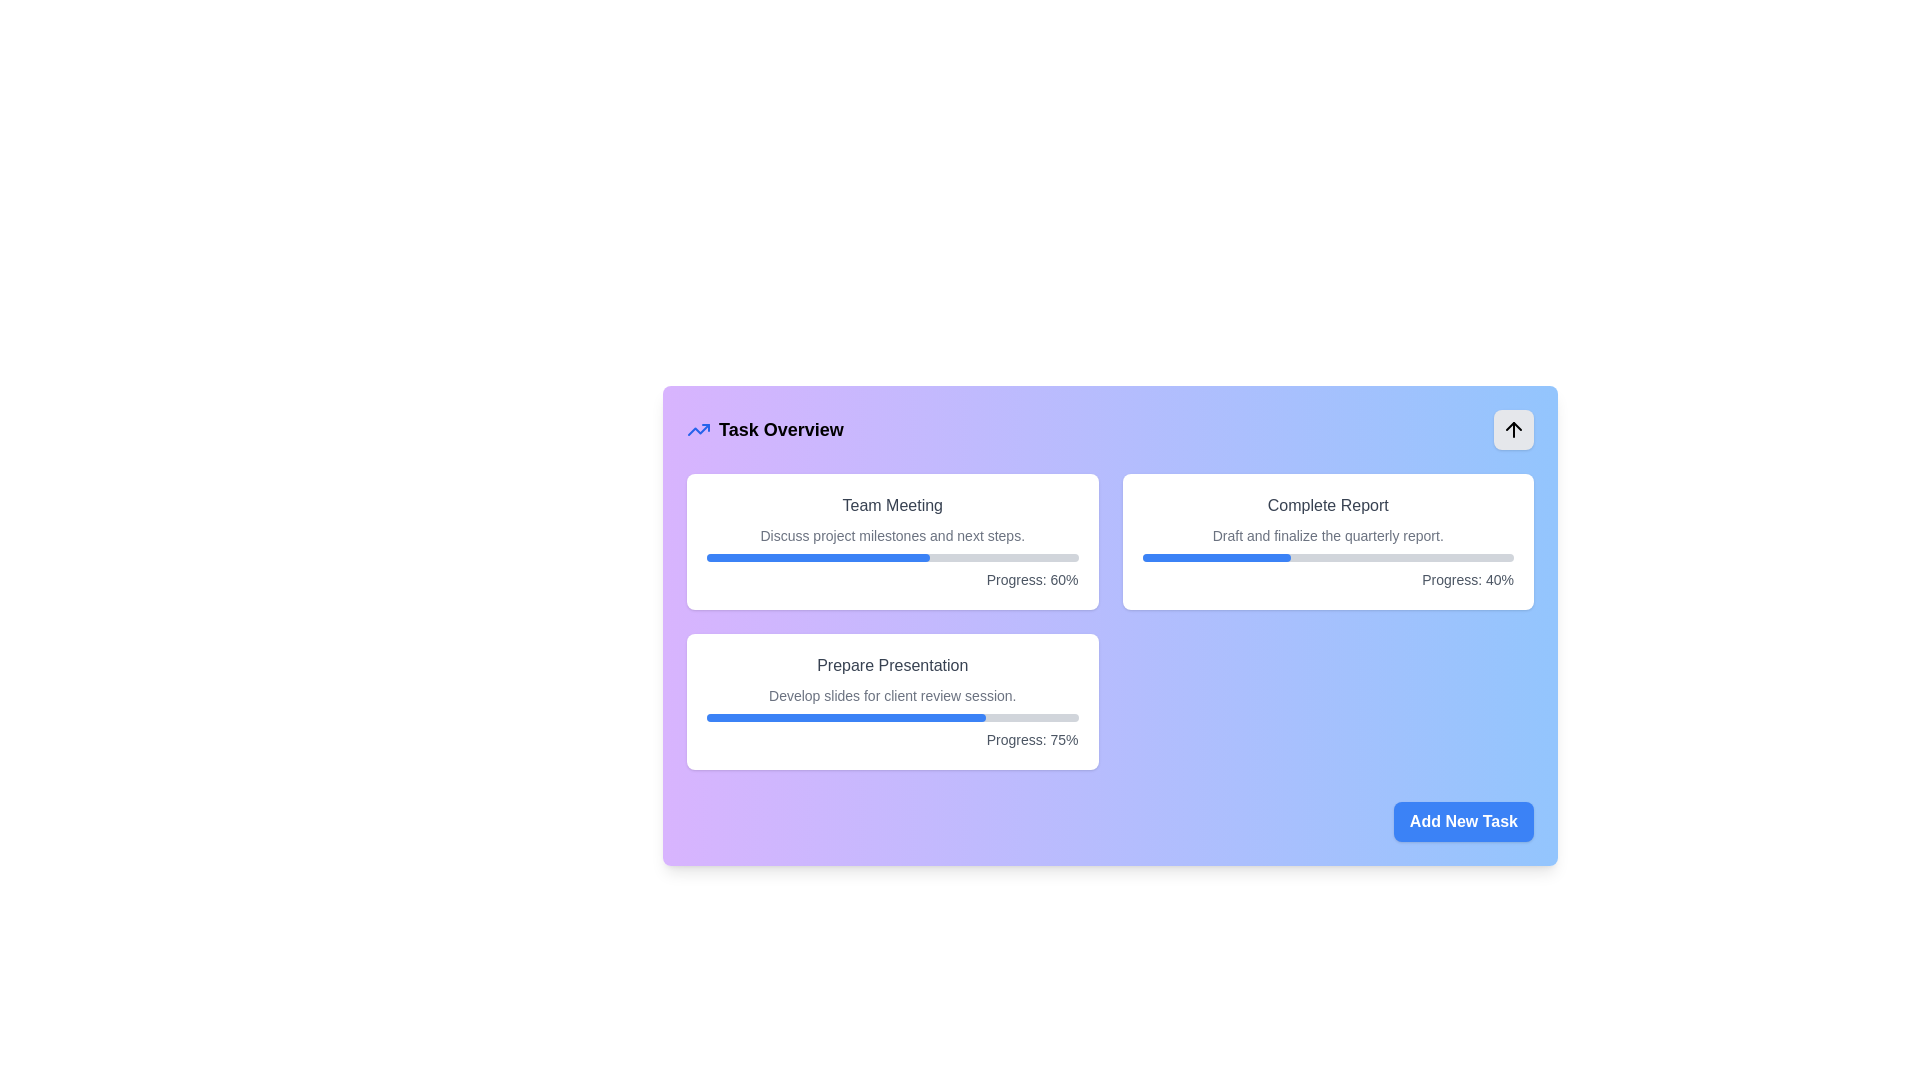 The image size is (1920, 1080). I want to click on the Progress bar representing 75% completion located within the 'Prepare Presentation' task card, positioned beneath the description text and above the 'Progress: 75%' label, so click(891, 716).